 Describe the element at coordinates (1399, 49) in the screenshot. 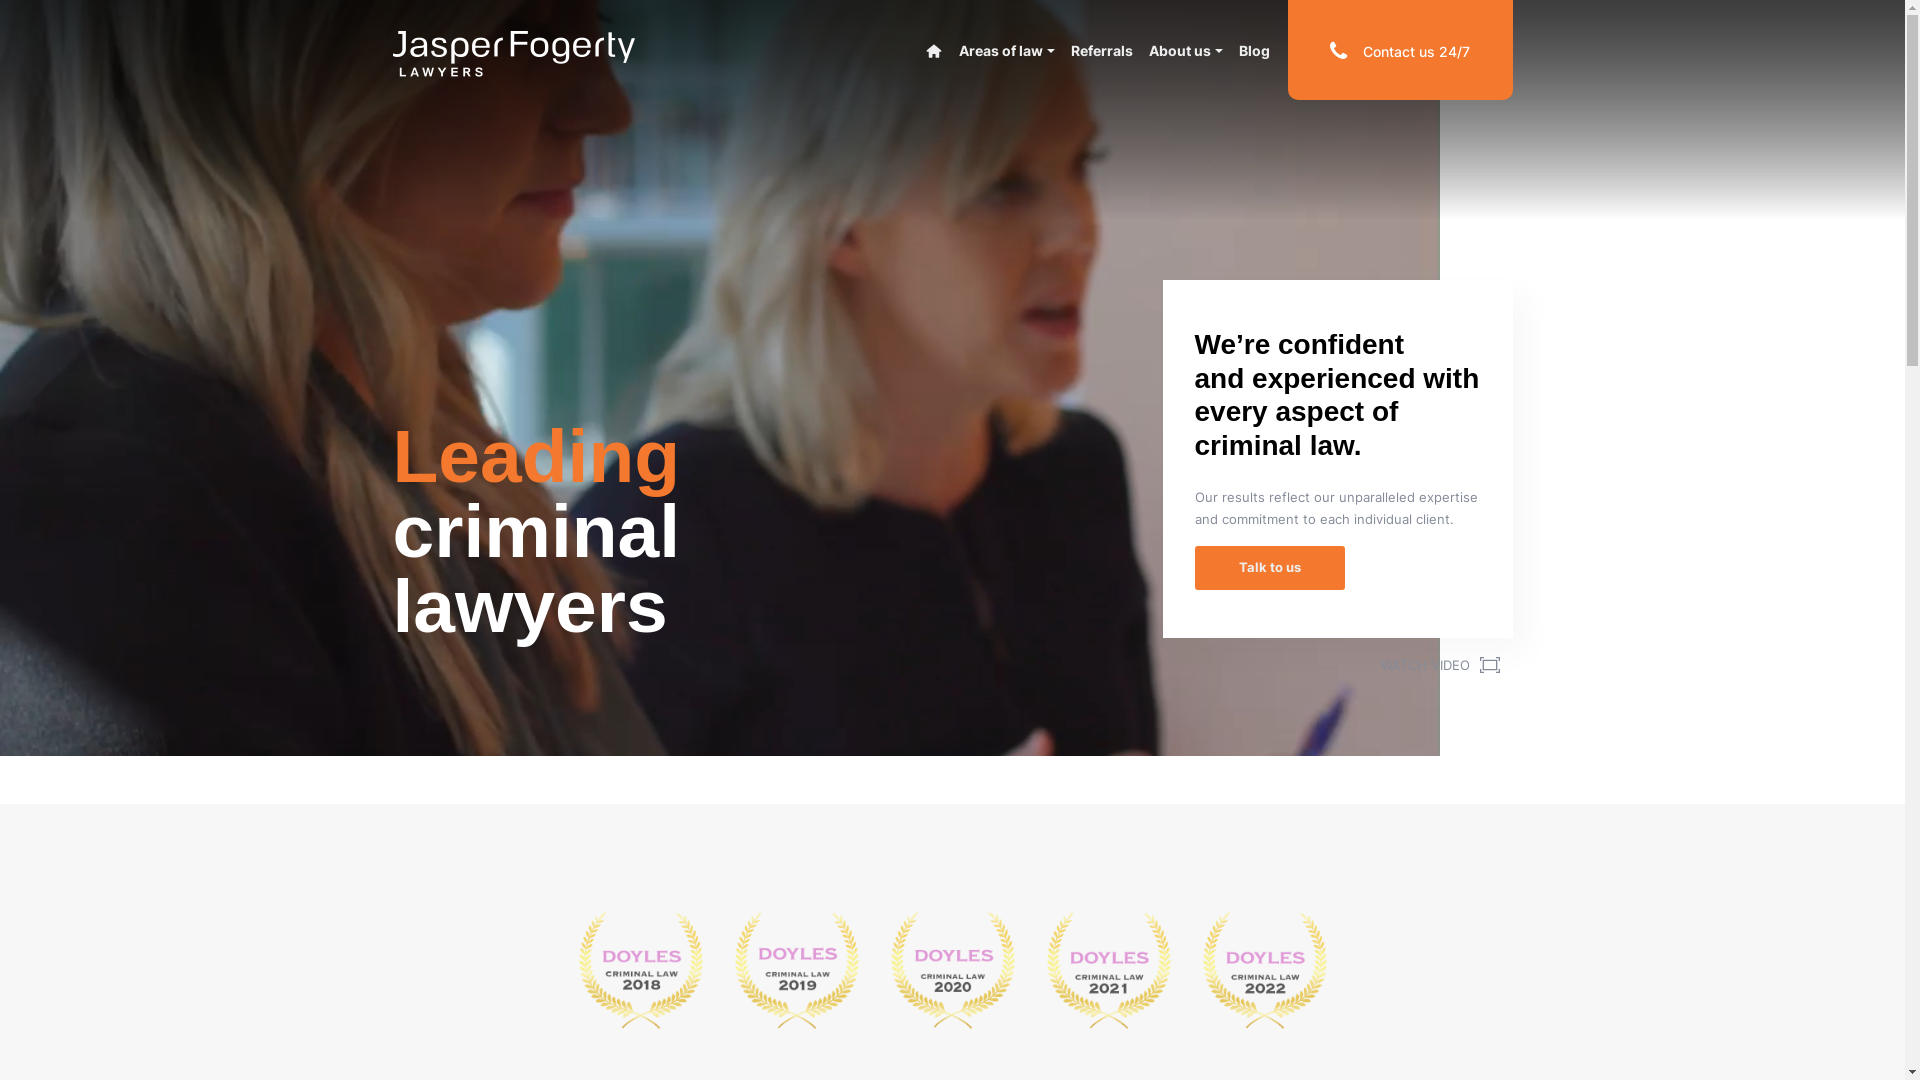

I see `'Contact us 24/7'` at that location.